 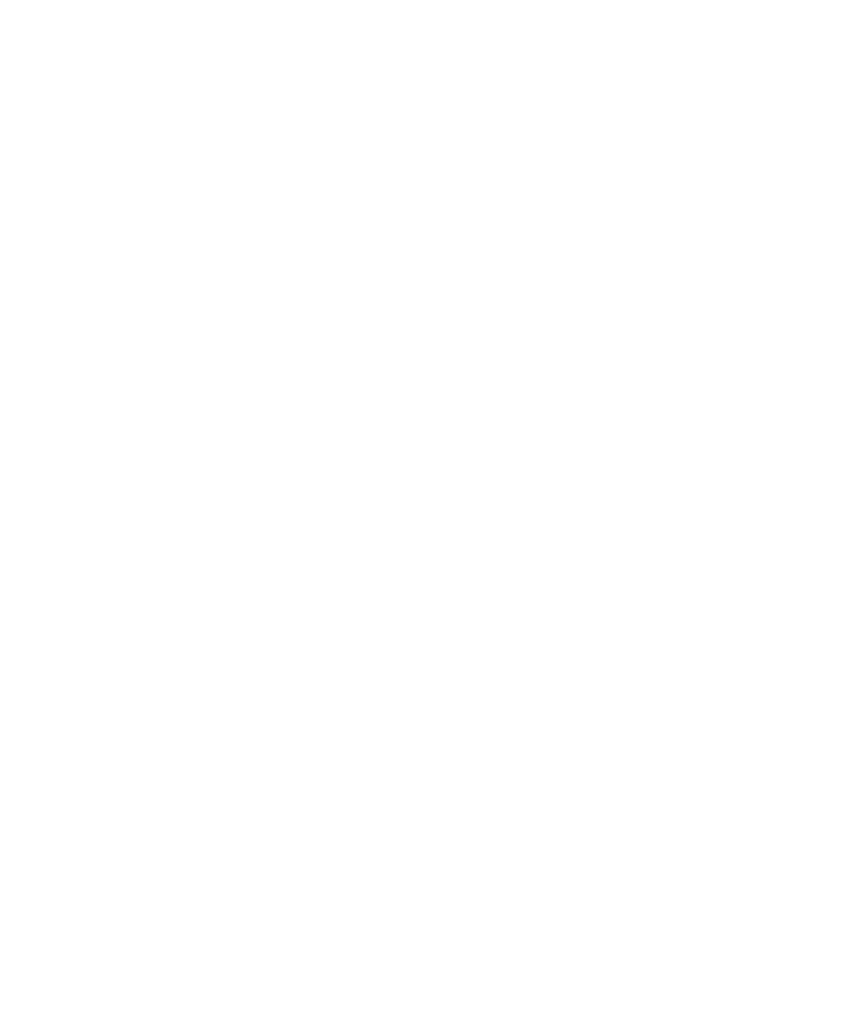 I want to click on 'The Company', so click(x=68, y=712).